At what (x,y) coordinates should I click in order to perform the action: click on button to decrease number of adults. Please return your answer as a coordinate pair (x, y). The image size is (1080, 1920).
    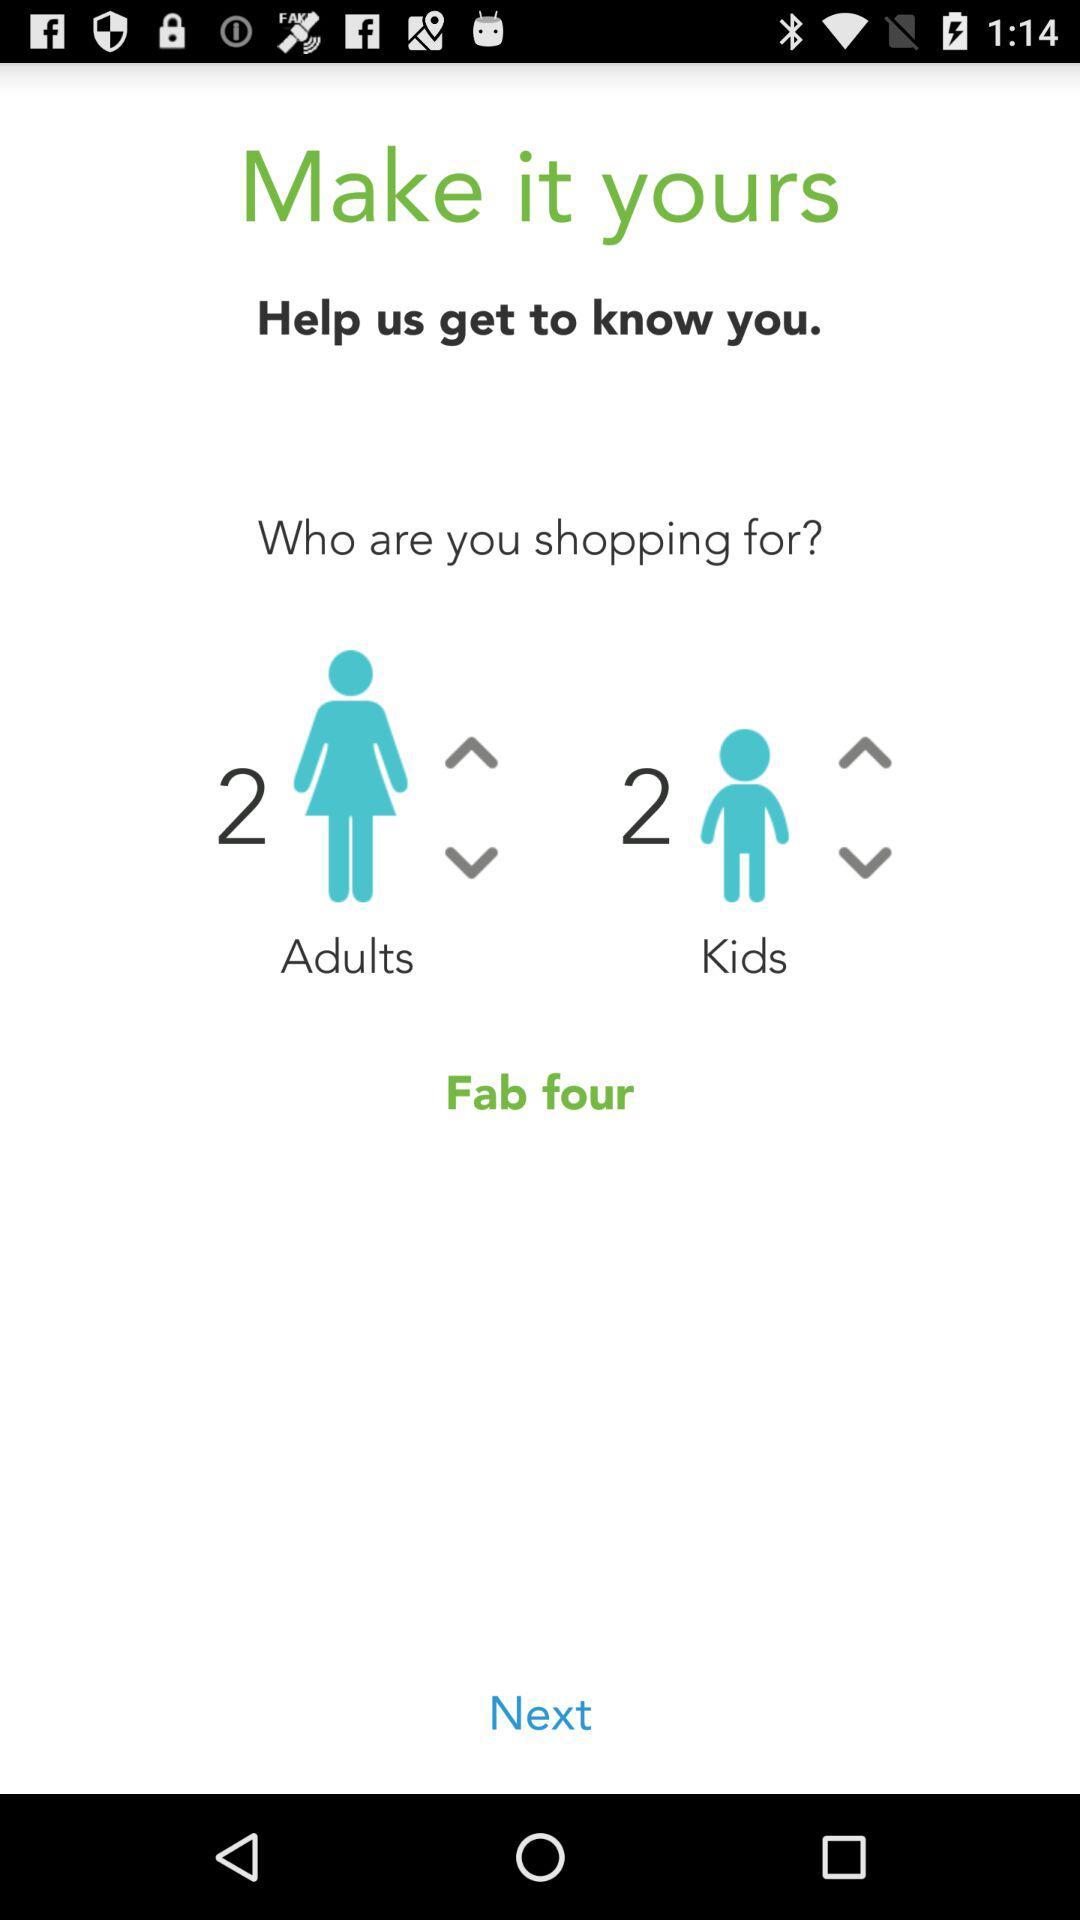
    Looking at the image, I should click on (471, 862).